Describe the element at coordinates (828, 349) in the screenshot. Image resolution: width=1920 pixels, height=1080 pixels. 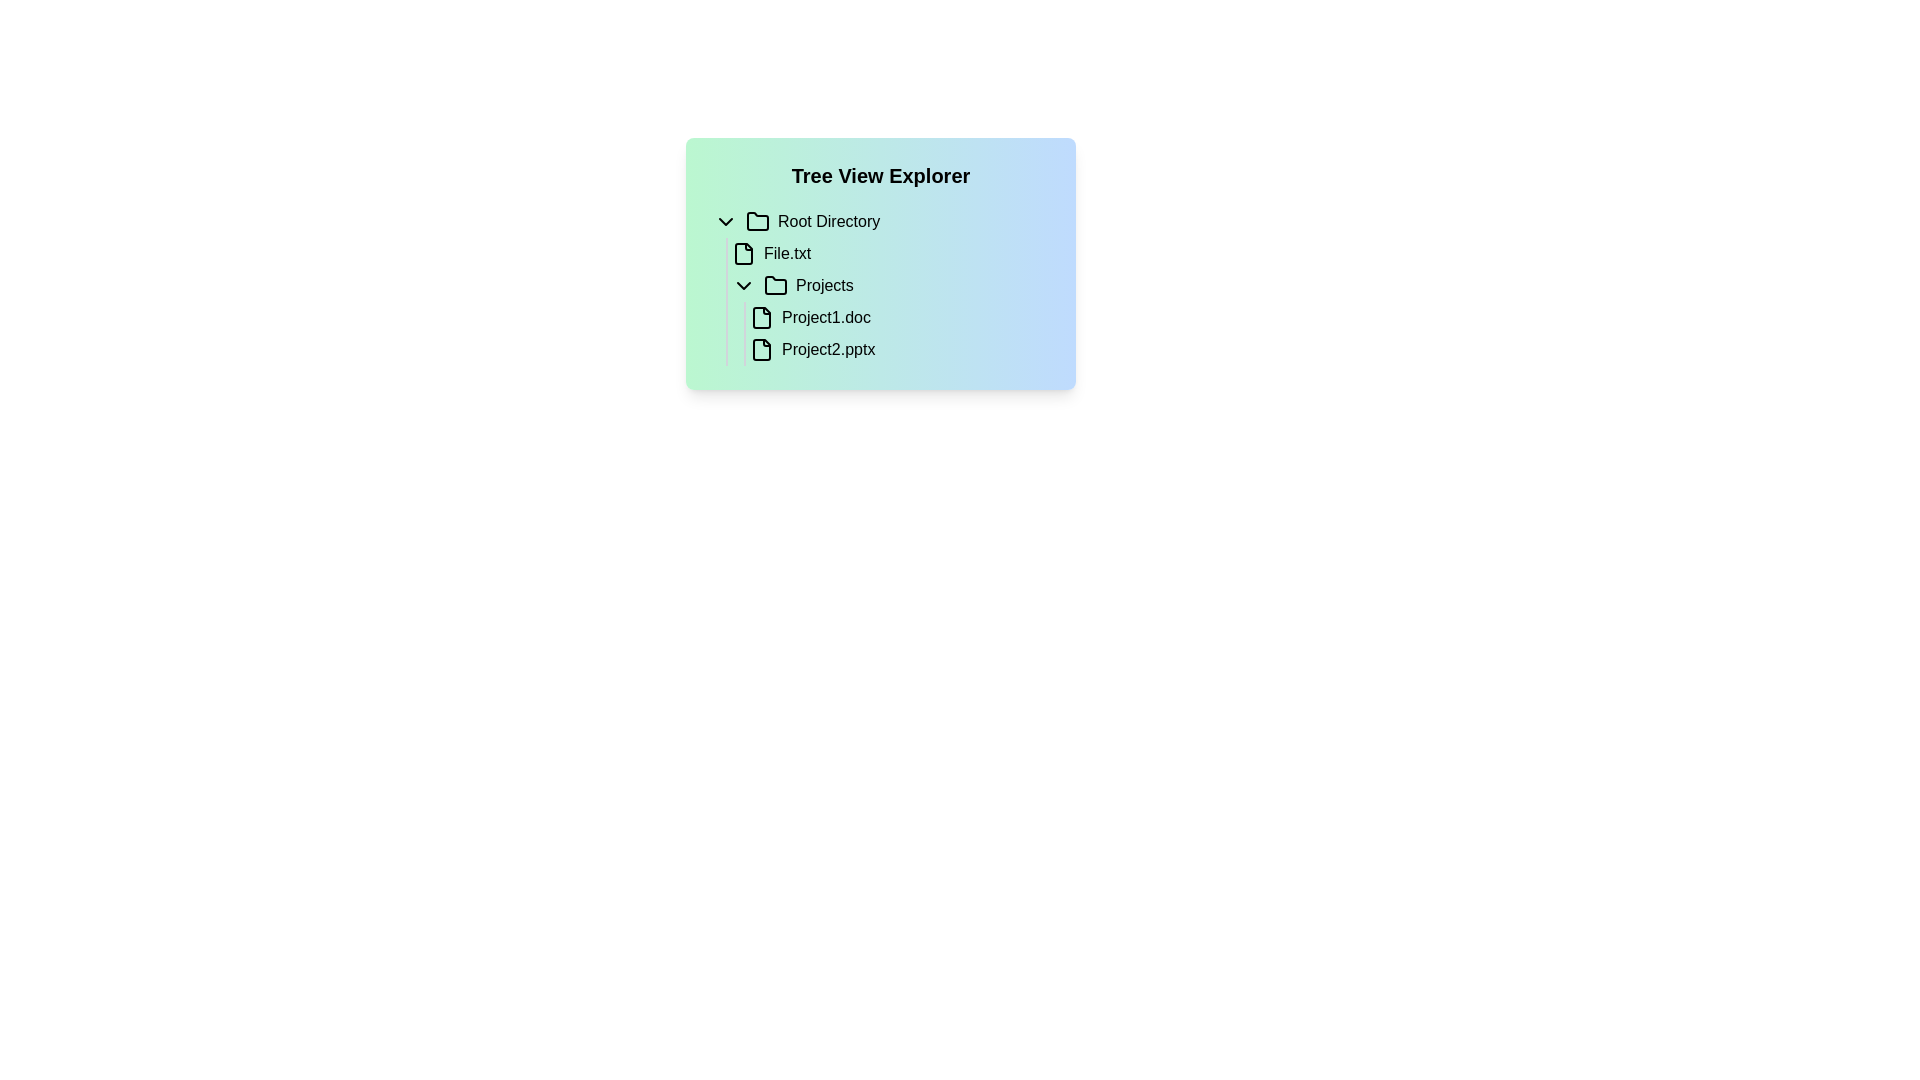
I see `the text label representing the file name in the tree view explorer, located below 'Project1.doc' in the 'Projects' folder` at that location.